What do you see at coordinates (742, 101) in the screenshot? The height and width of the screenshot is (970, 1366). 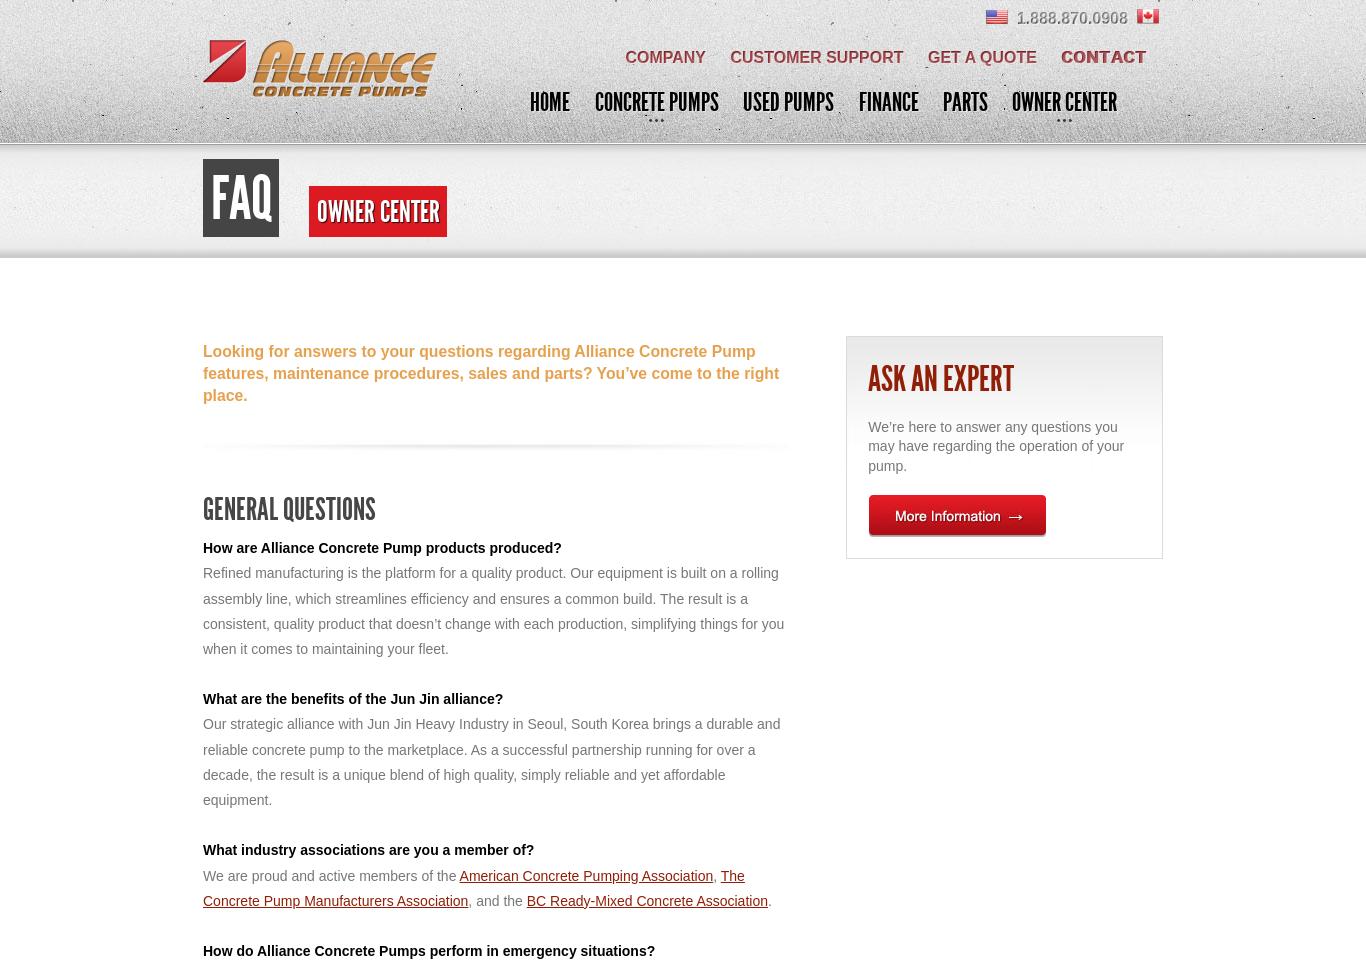 I see `'Used Pumps'` at bounding box center [742, 101].